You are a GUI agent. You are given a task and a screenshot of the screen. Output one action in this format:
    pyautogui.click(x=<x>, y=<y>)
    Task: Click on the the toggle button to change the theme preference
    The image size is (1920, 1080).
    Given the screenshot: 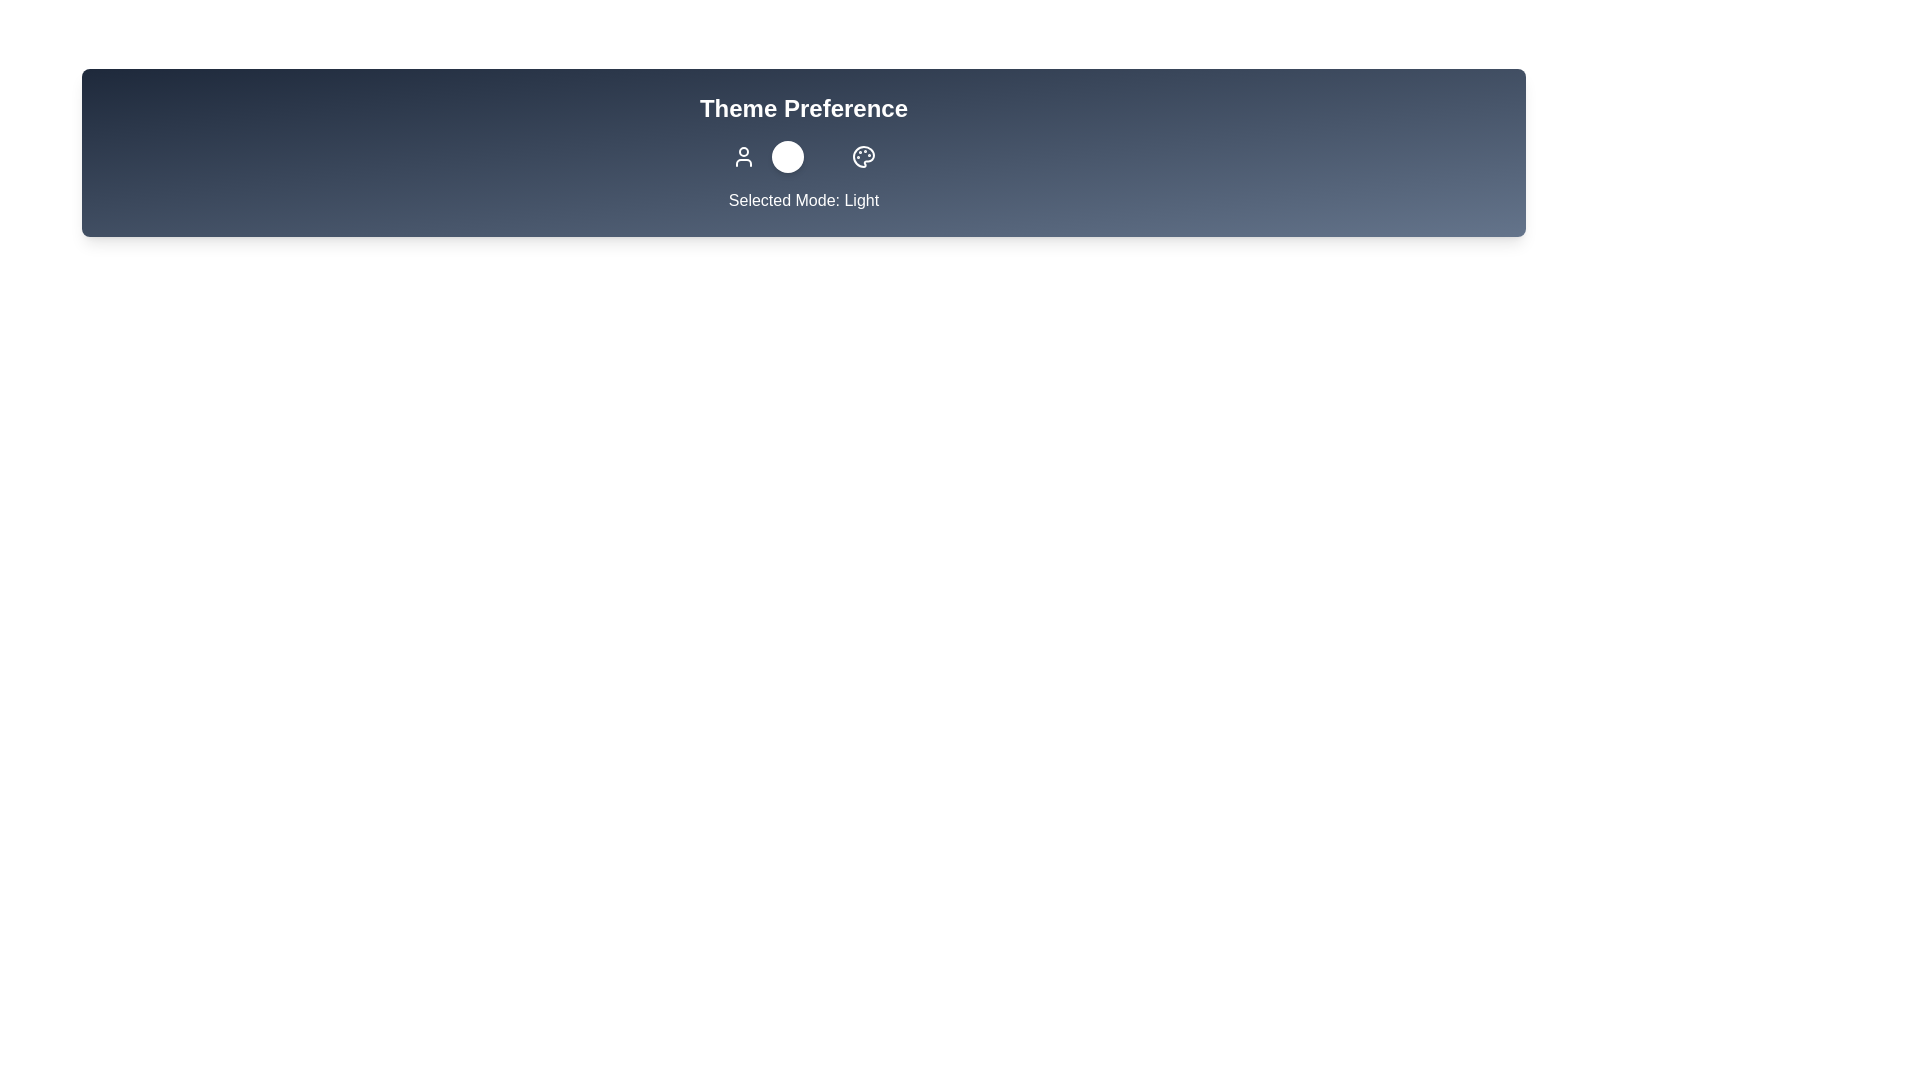 What is the action you would take?
    pyautogui.click(x=804, y=156)
    